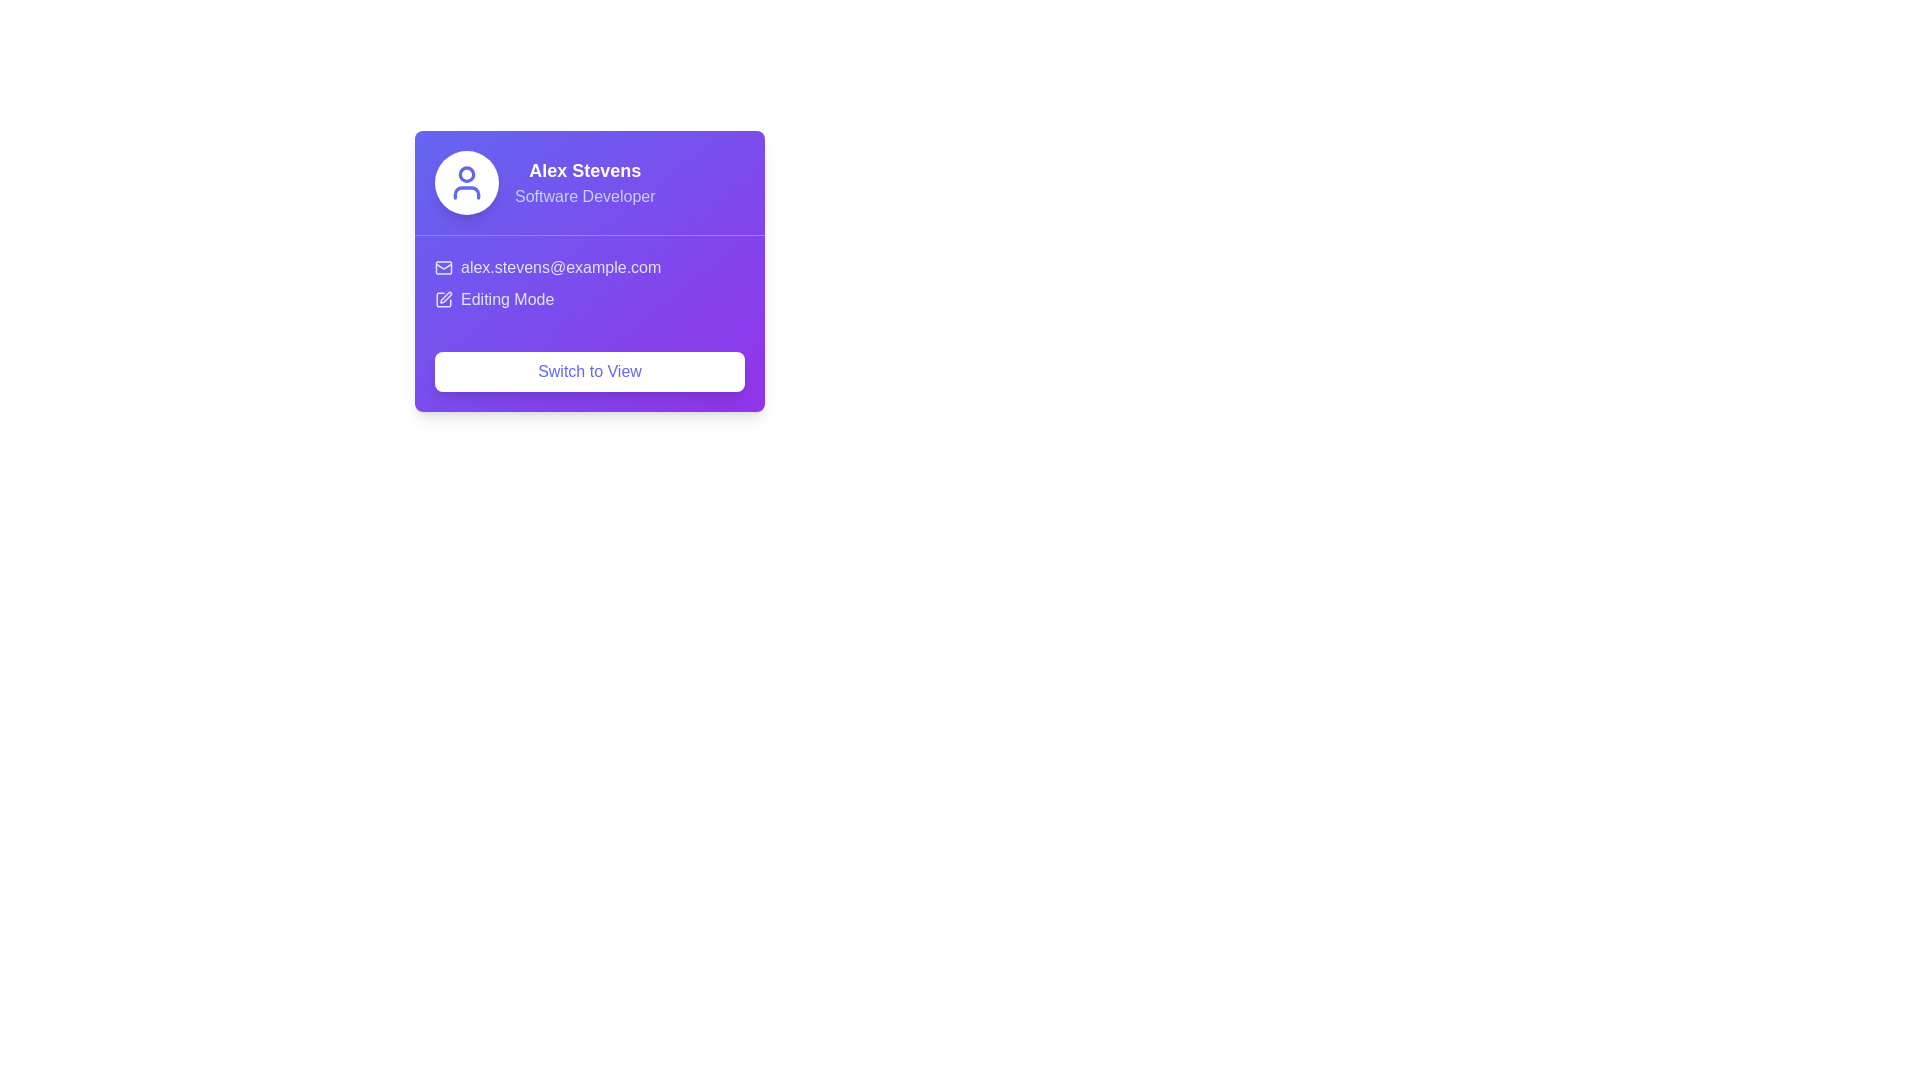 The width and height of the screenshot is (1920, 1080). What do you see at coordinates (589, 371) in the screenshot?
I see `the rectangular button labeled 'Switch` at bounding box center [589, 371].